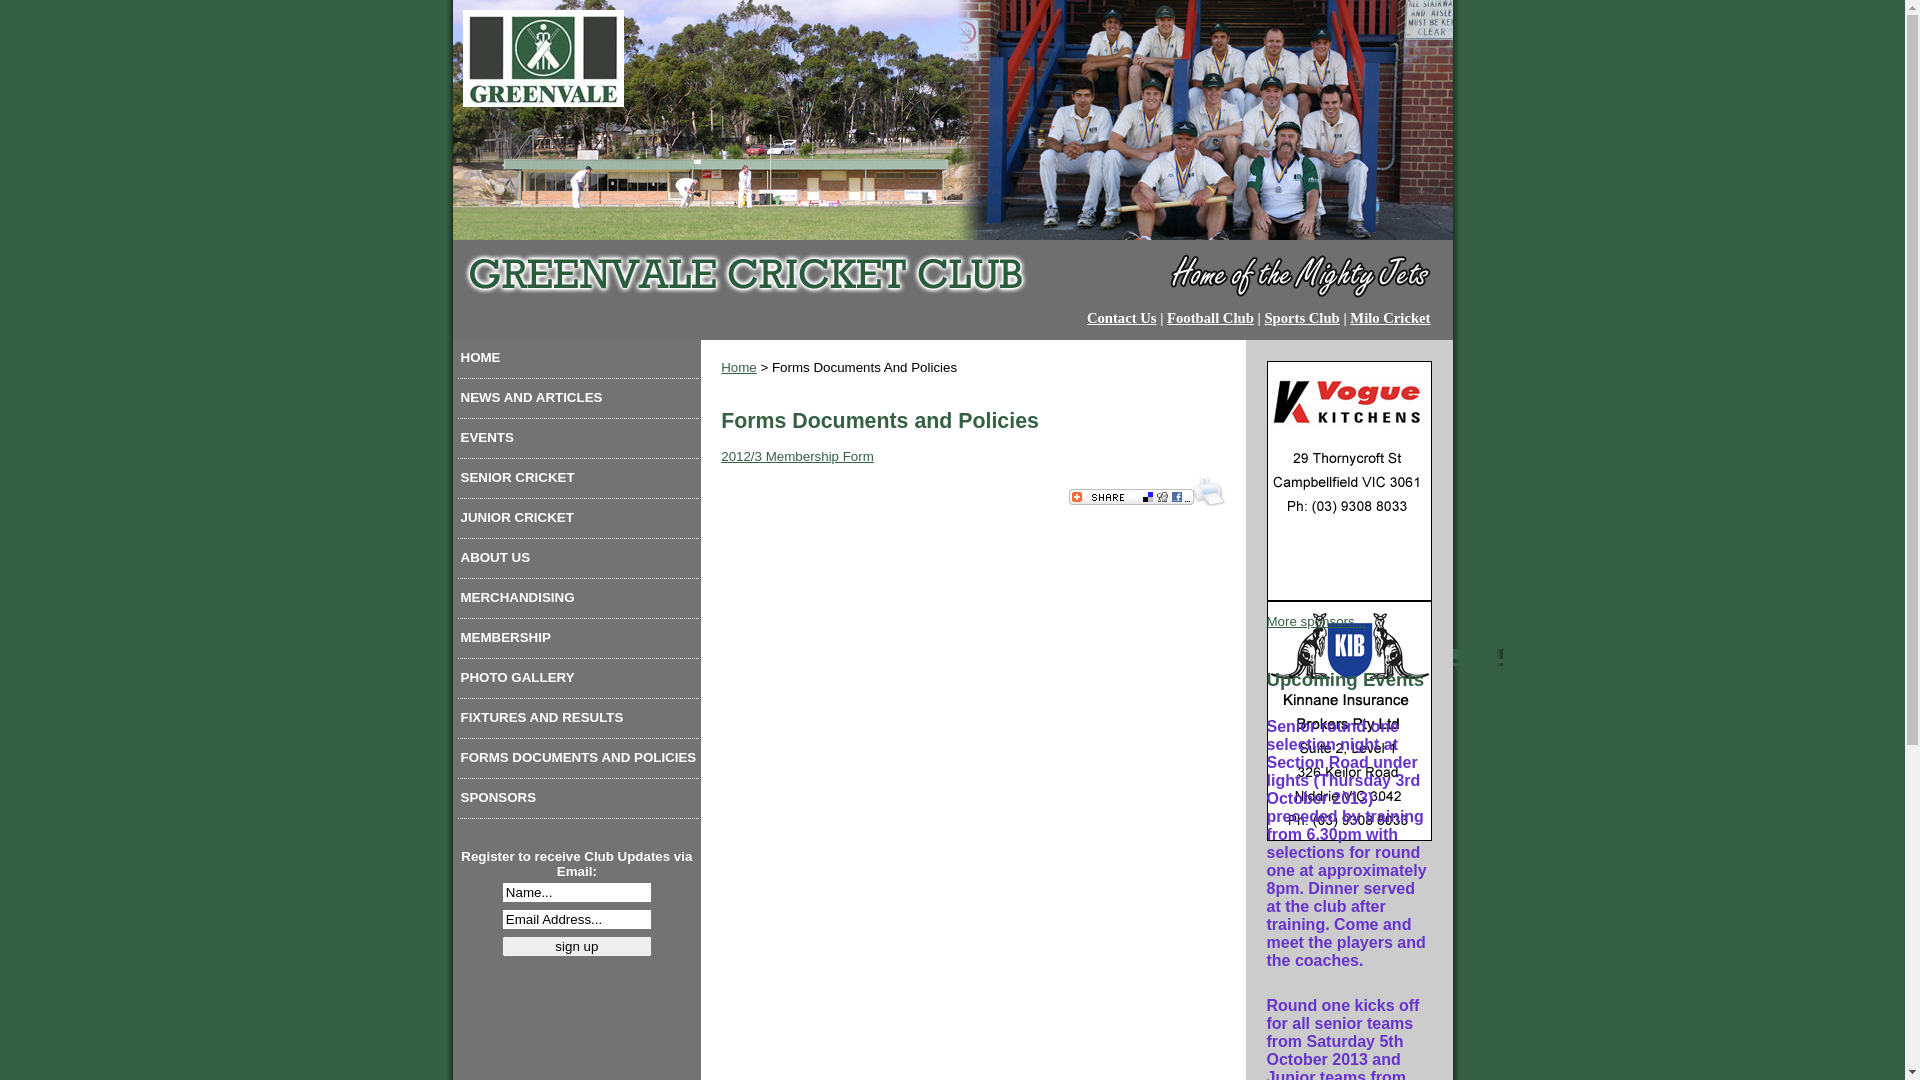  What do you see at coordinates (578, 401) in the screenshot?
I see `'NEWS AND ARTICLES'` at bounding box center [578, 401].